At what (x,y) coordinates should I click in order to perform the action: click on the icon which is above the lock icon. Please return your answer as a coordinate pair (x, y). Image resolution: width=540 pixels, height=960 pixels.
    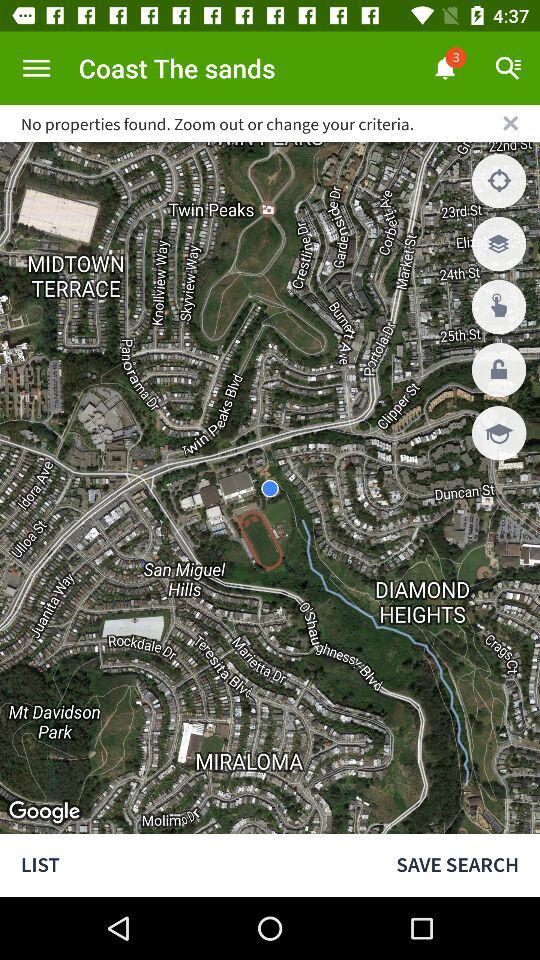
    Looking at the image, I should click on (498, 307).